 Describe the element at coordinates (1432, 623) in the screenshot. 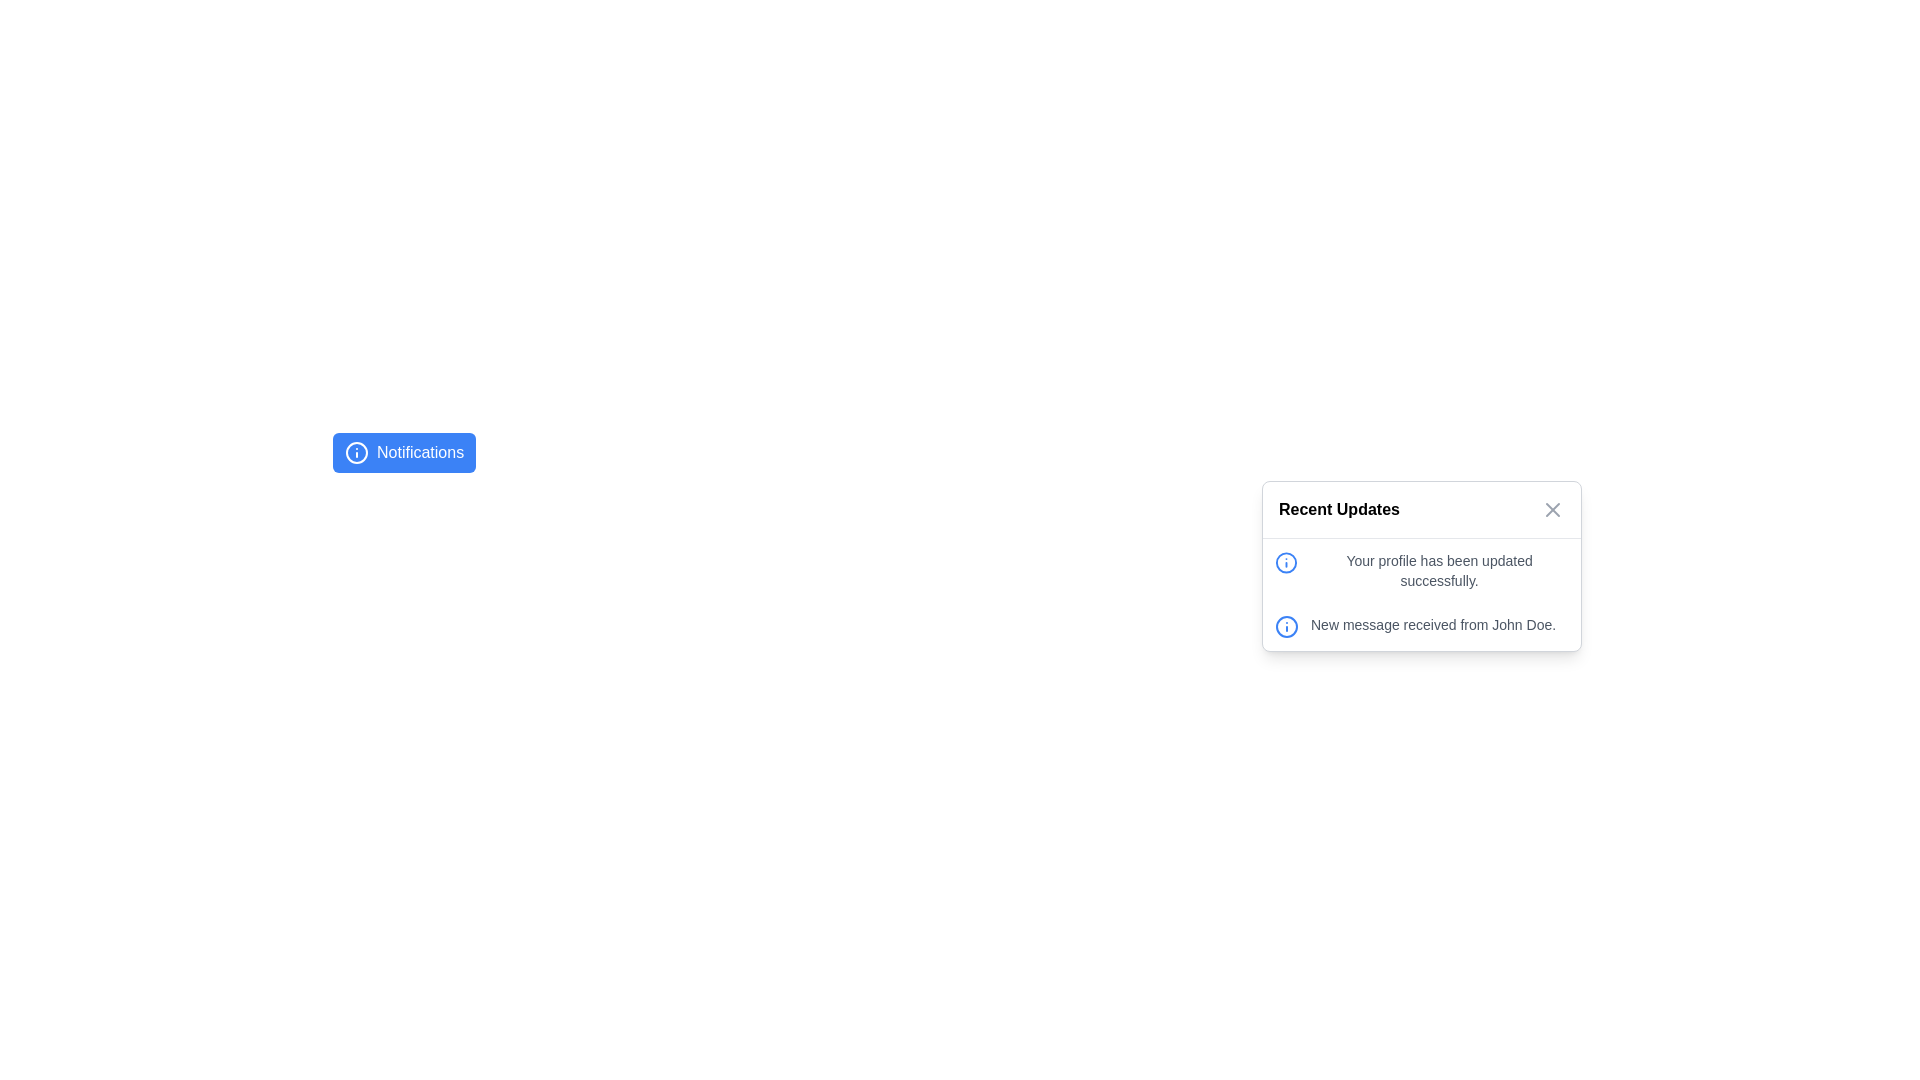

I see `the text label notifying about a new message from John Doe in the 'Recent Updates' notification card` at that location.